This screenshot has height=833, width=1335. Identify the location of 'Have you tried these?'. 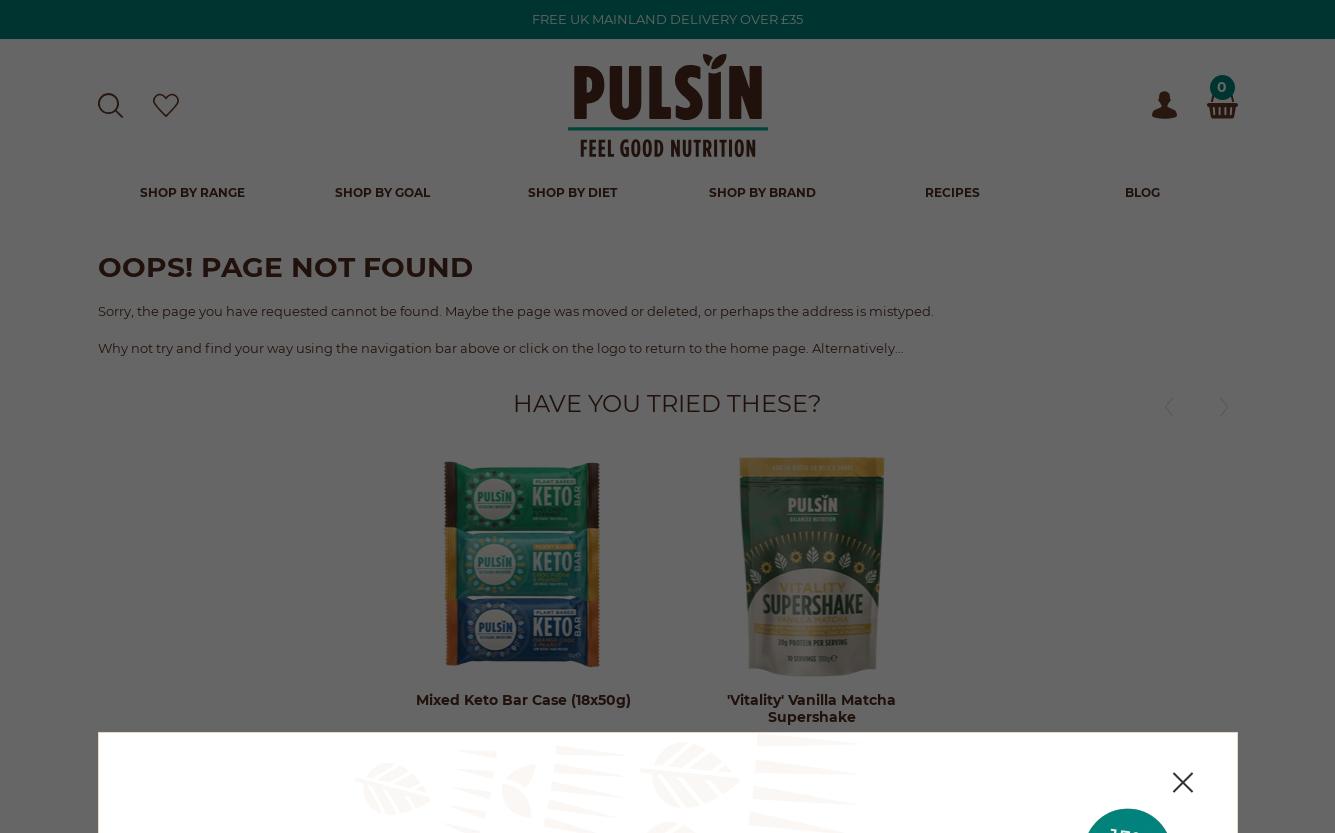
(667, 403).